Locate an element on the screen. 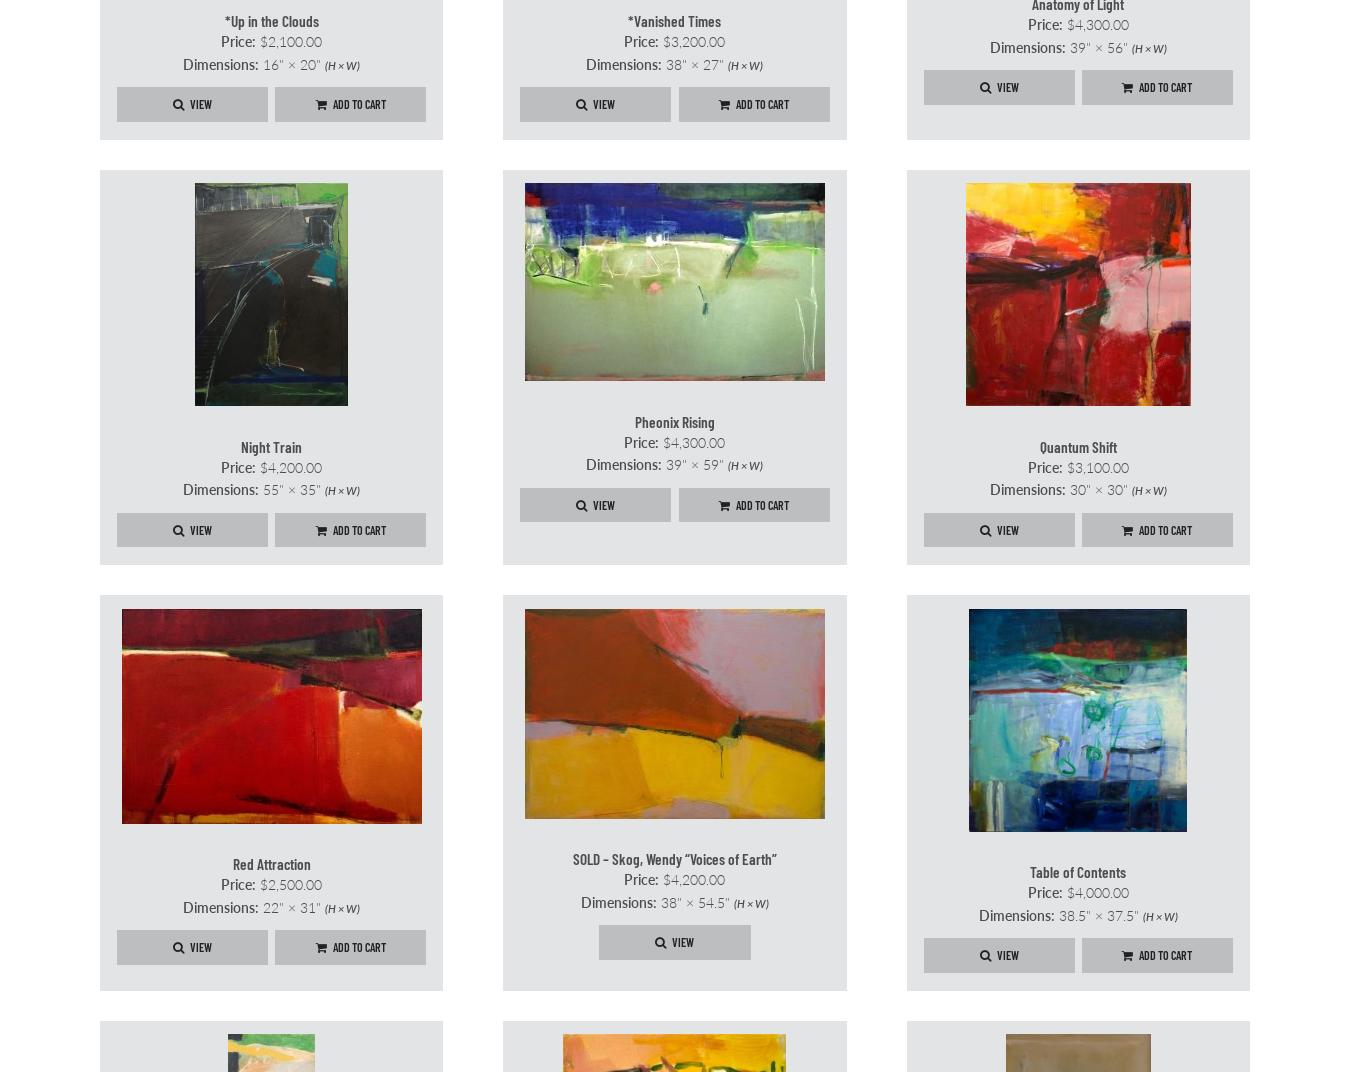 The height and width of the screenshot is (1072, 1350). '$4,000.00' is located at coordinates (1094, 892).